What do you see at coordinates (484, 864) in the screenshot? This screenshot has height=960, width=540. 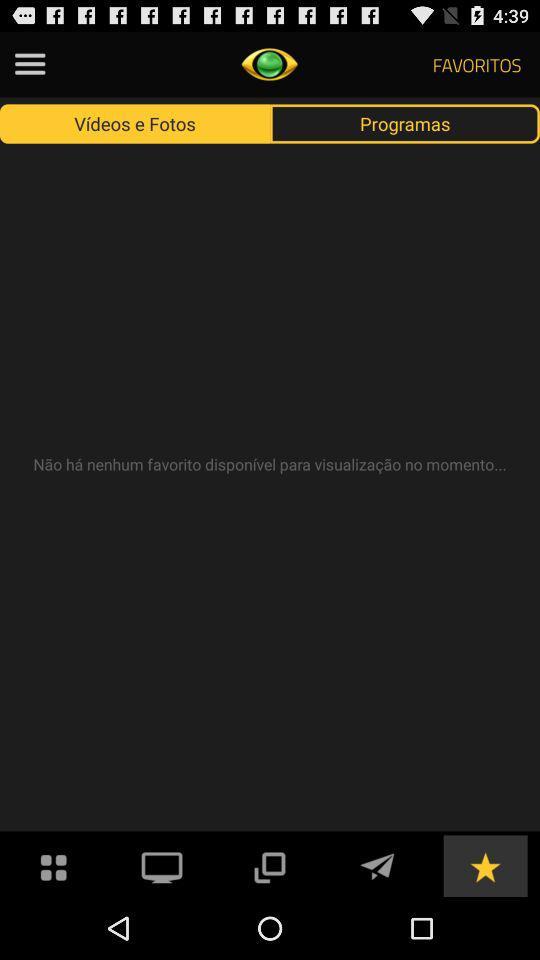 I see `favorites option` at bounding box center [484, 864].